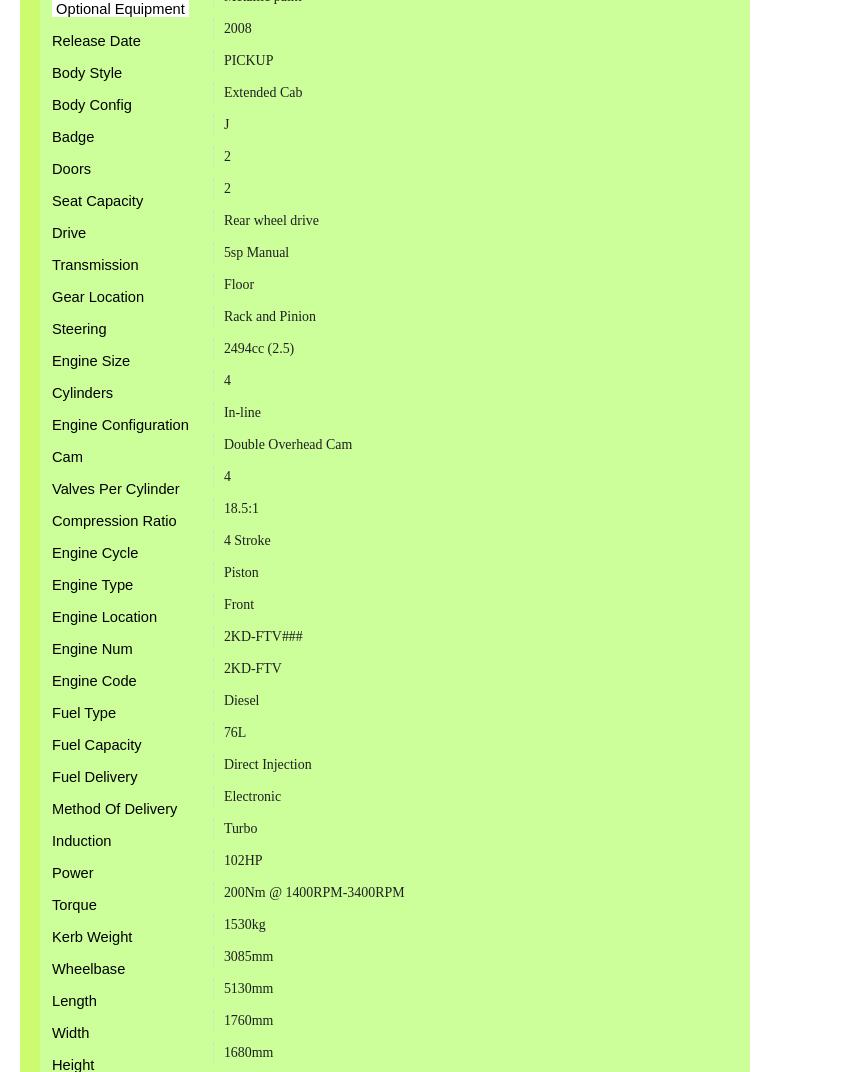 This screenshot has width=845, height=1072. Describe the element at coordinates (50, 72) in the screenshot. I see `'Body Style'` at that location.